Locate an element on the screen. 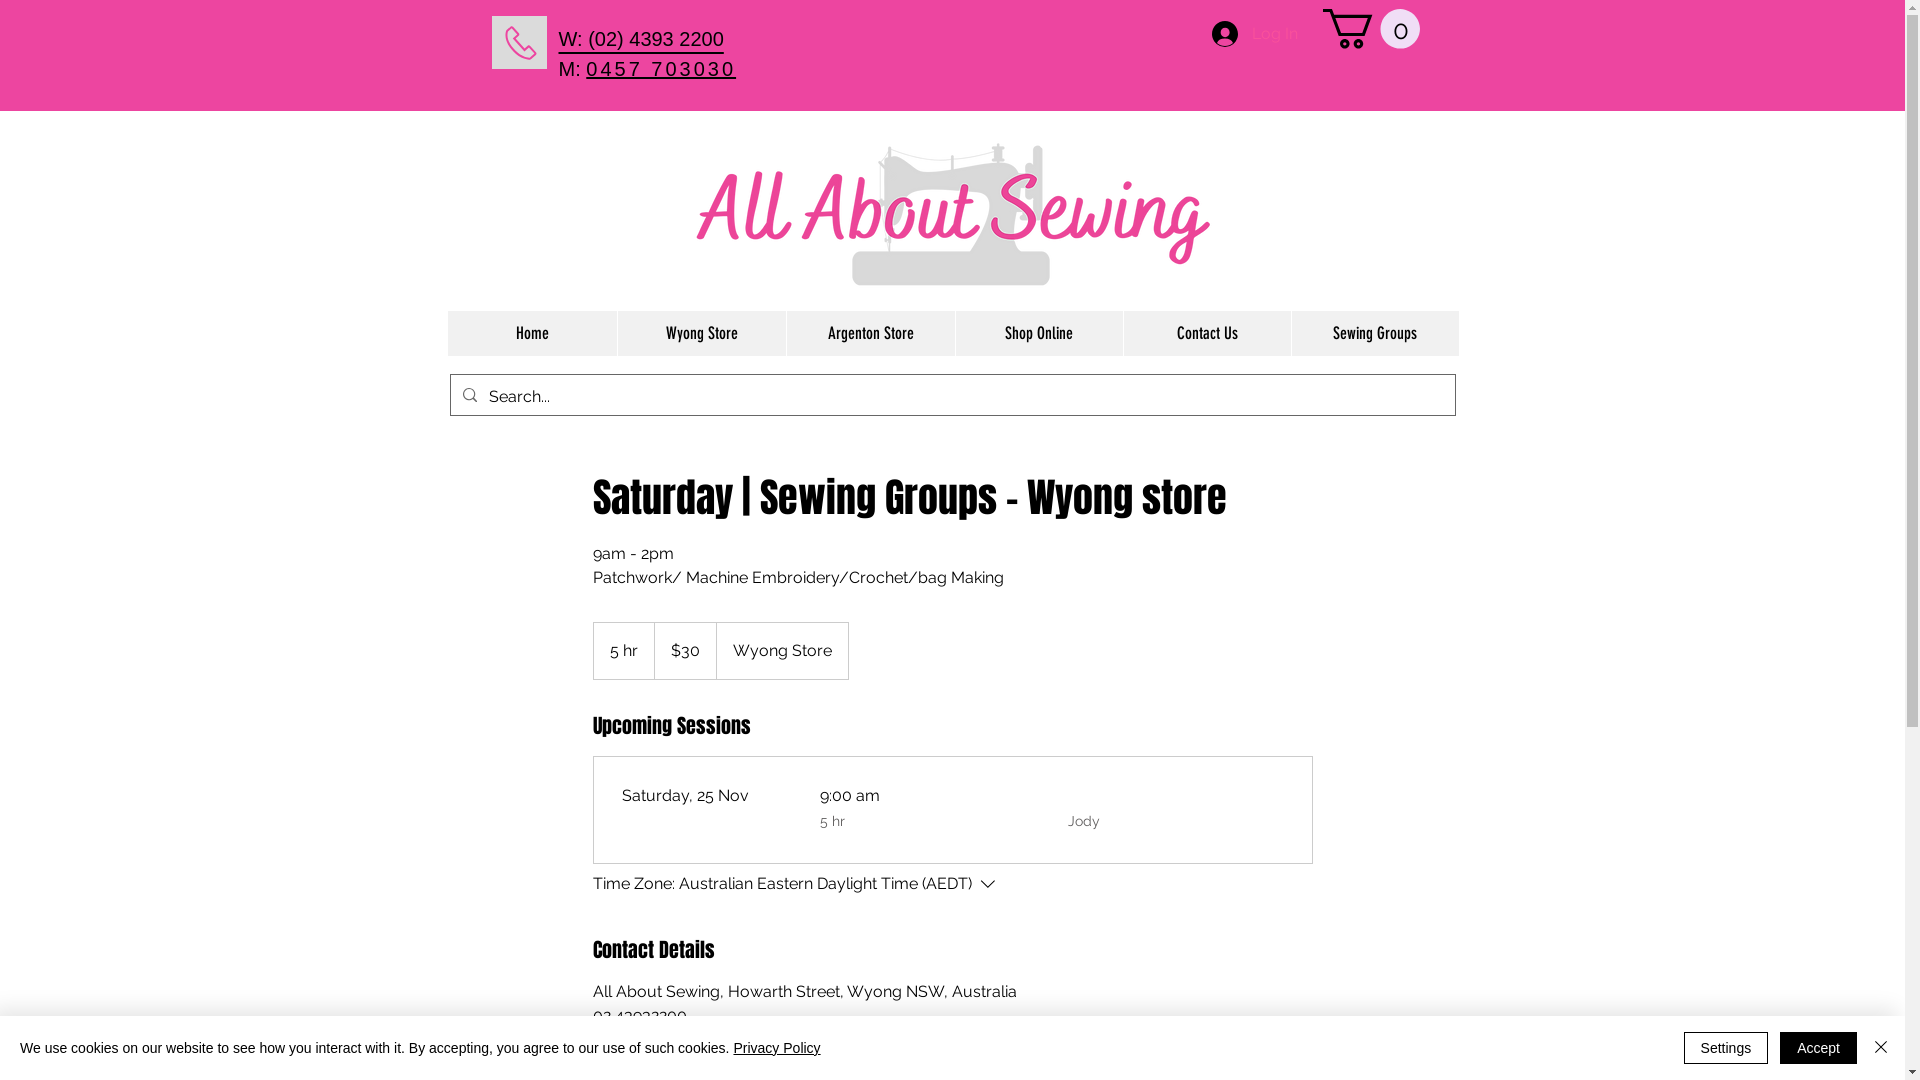 Image resolution: width=1920 pixels, height=1080 pixels. 'Argenton Store' is located at coordinates (870, 332).